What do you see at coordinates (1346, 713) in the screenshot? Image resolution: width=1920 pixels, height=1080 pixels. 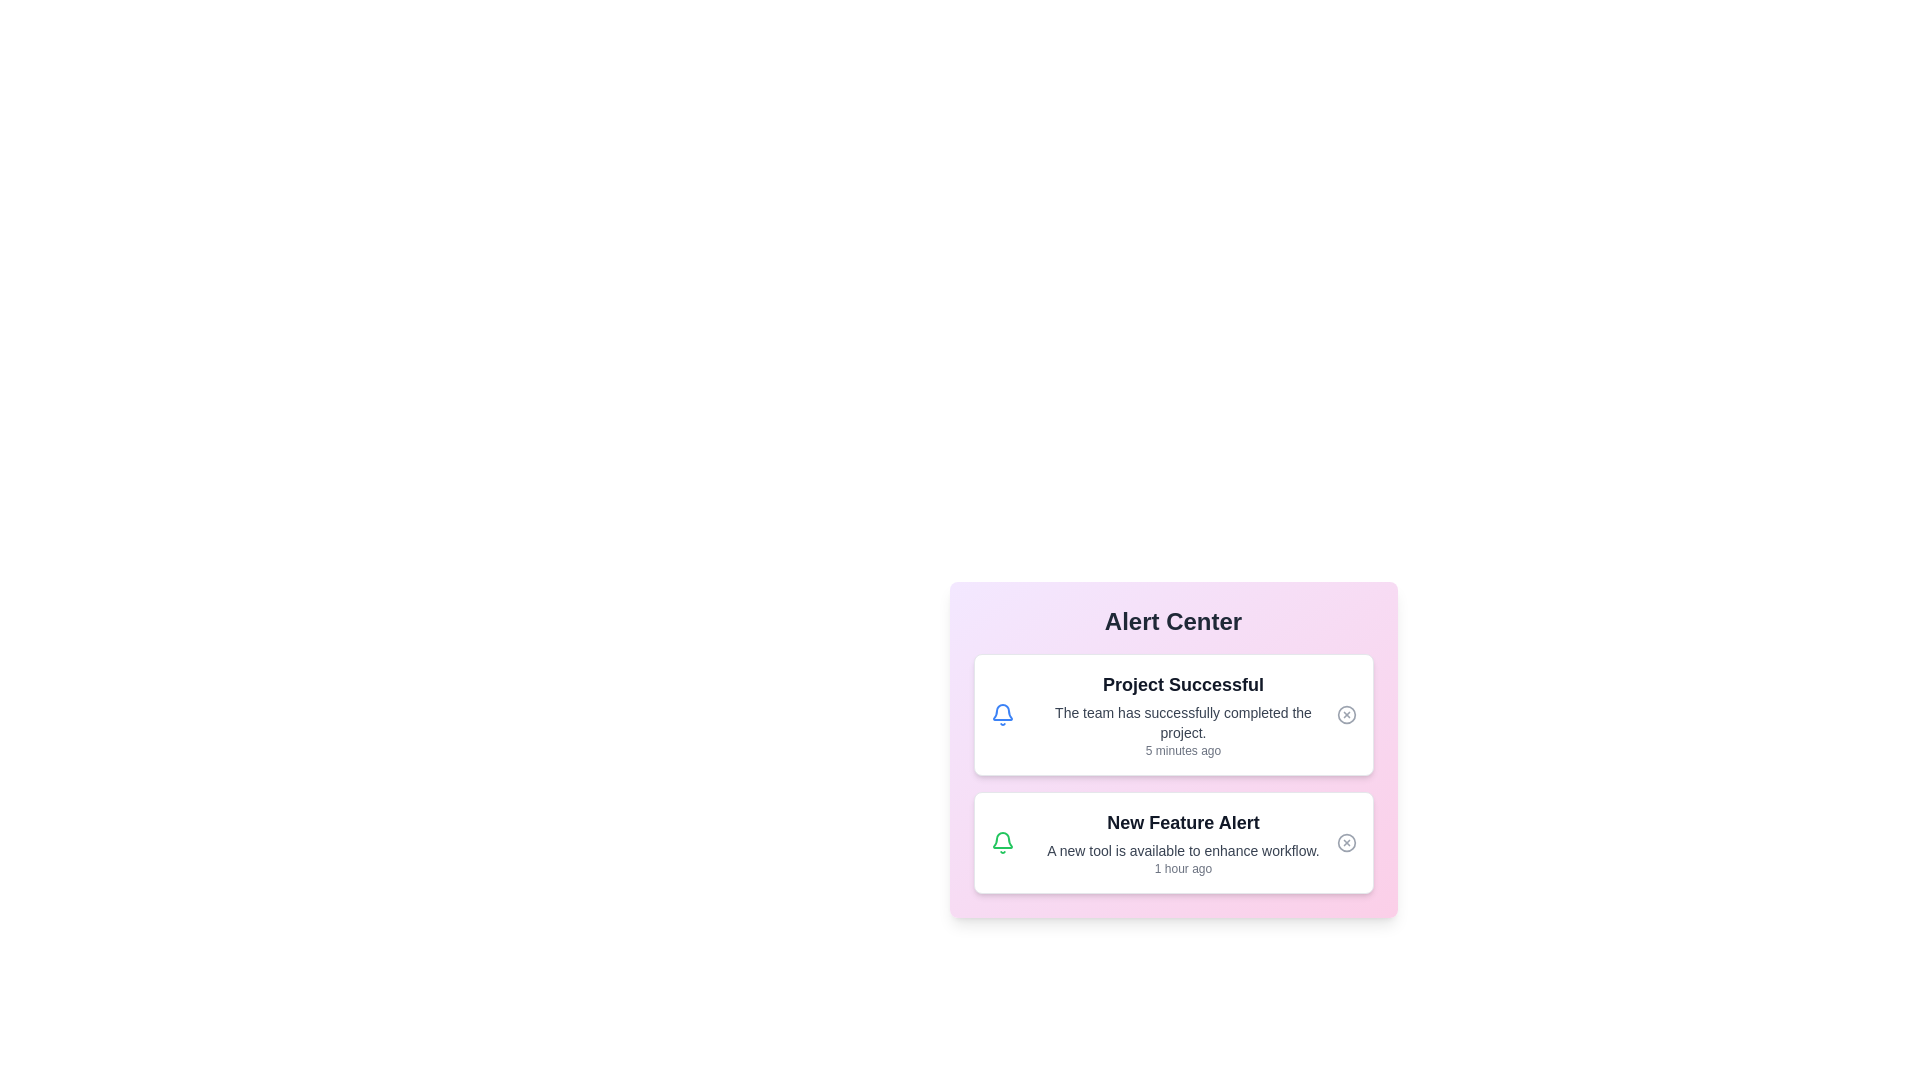 I see `close button for the notification titled 'Project Successful'` at bounding box center [1346, 713].